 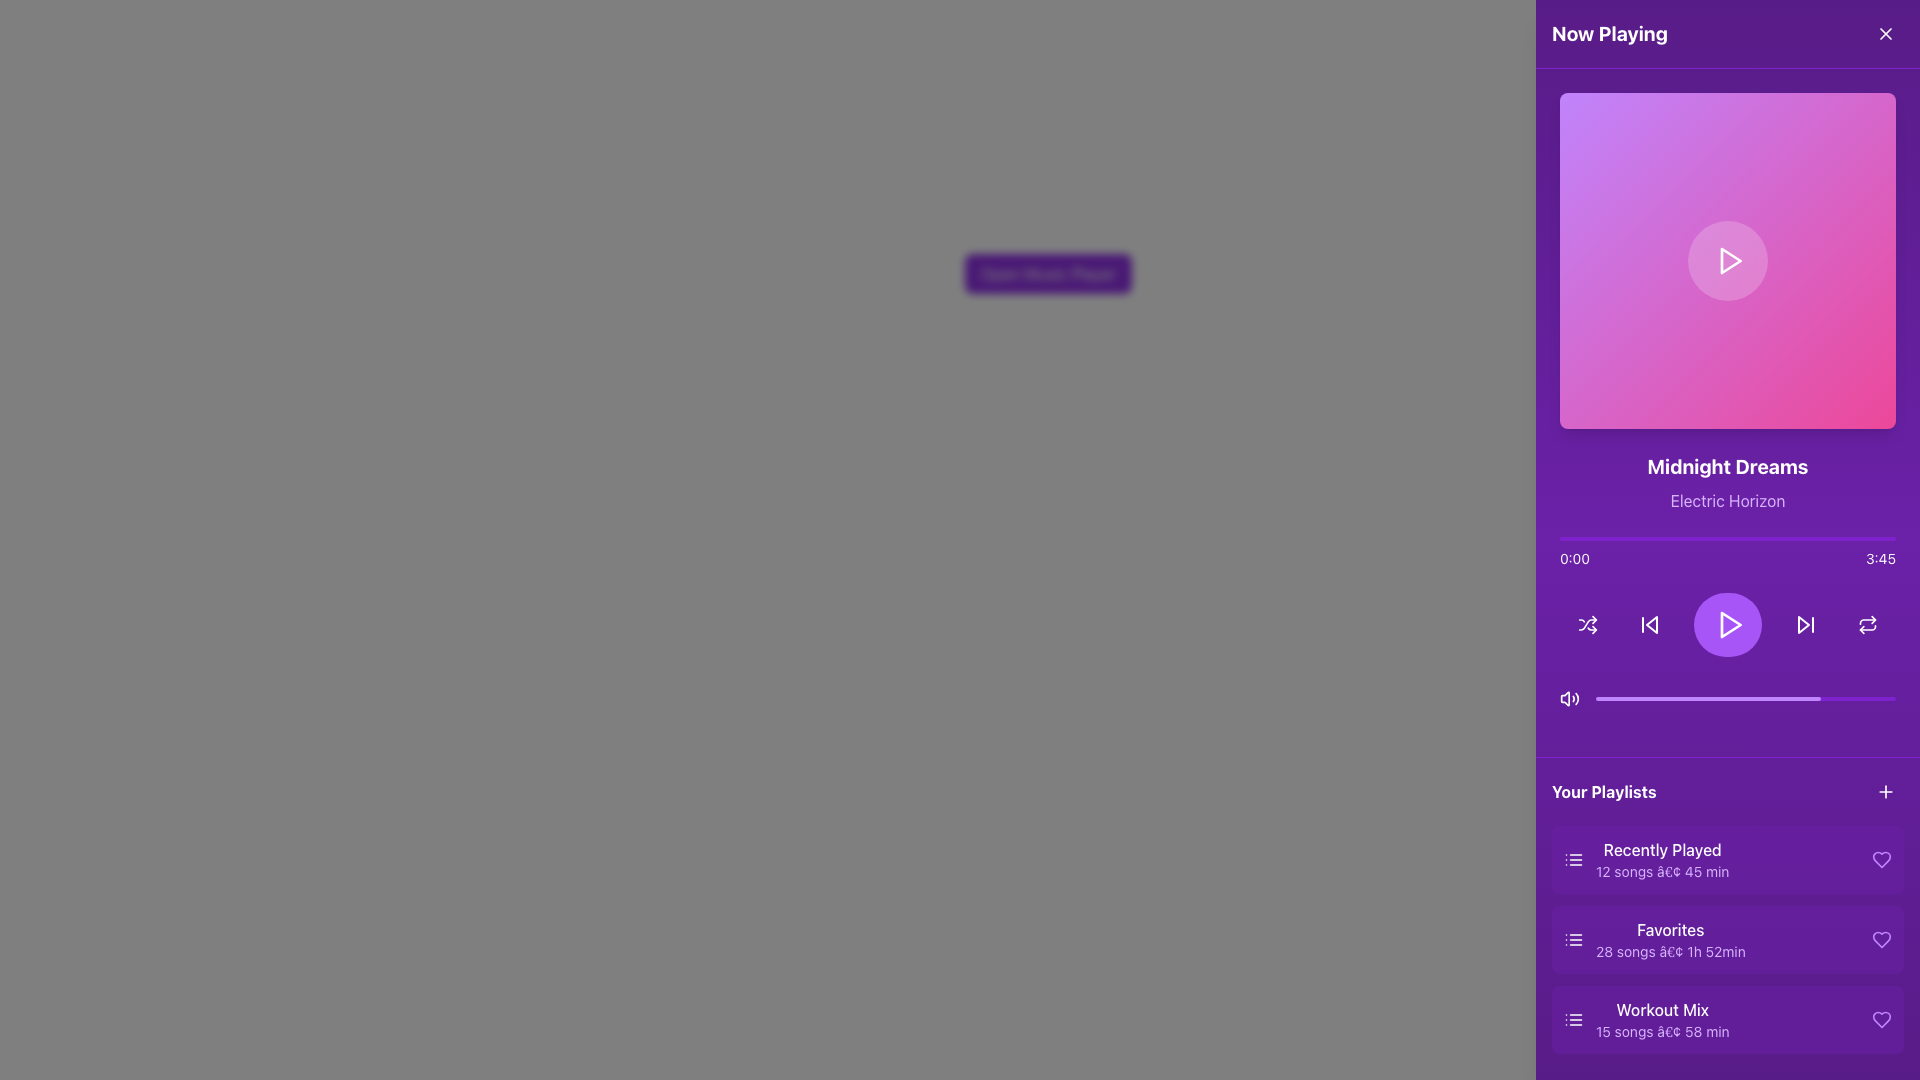 I want to click on the play triangle icon, which is a prominent right-pointing triangle centered within a vibrant purple and pink gradient rectangular area in the right sidebar of the interface, so click(x=1730, y=260).